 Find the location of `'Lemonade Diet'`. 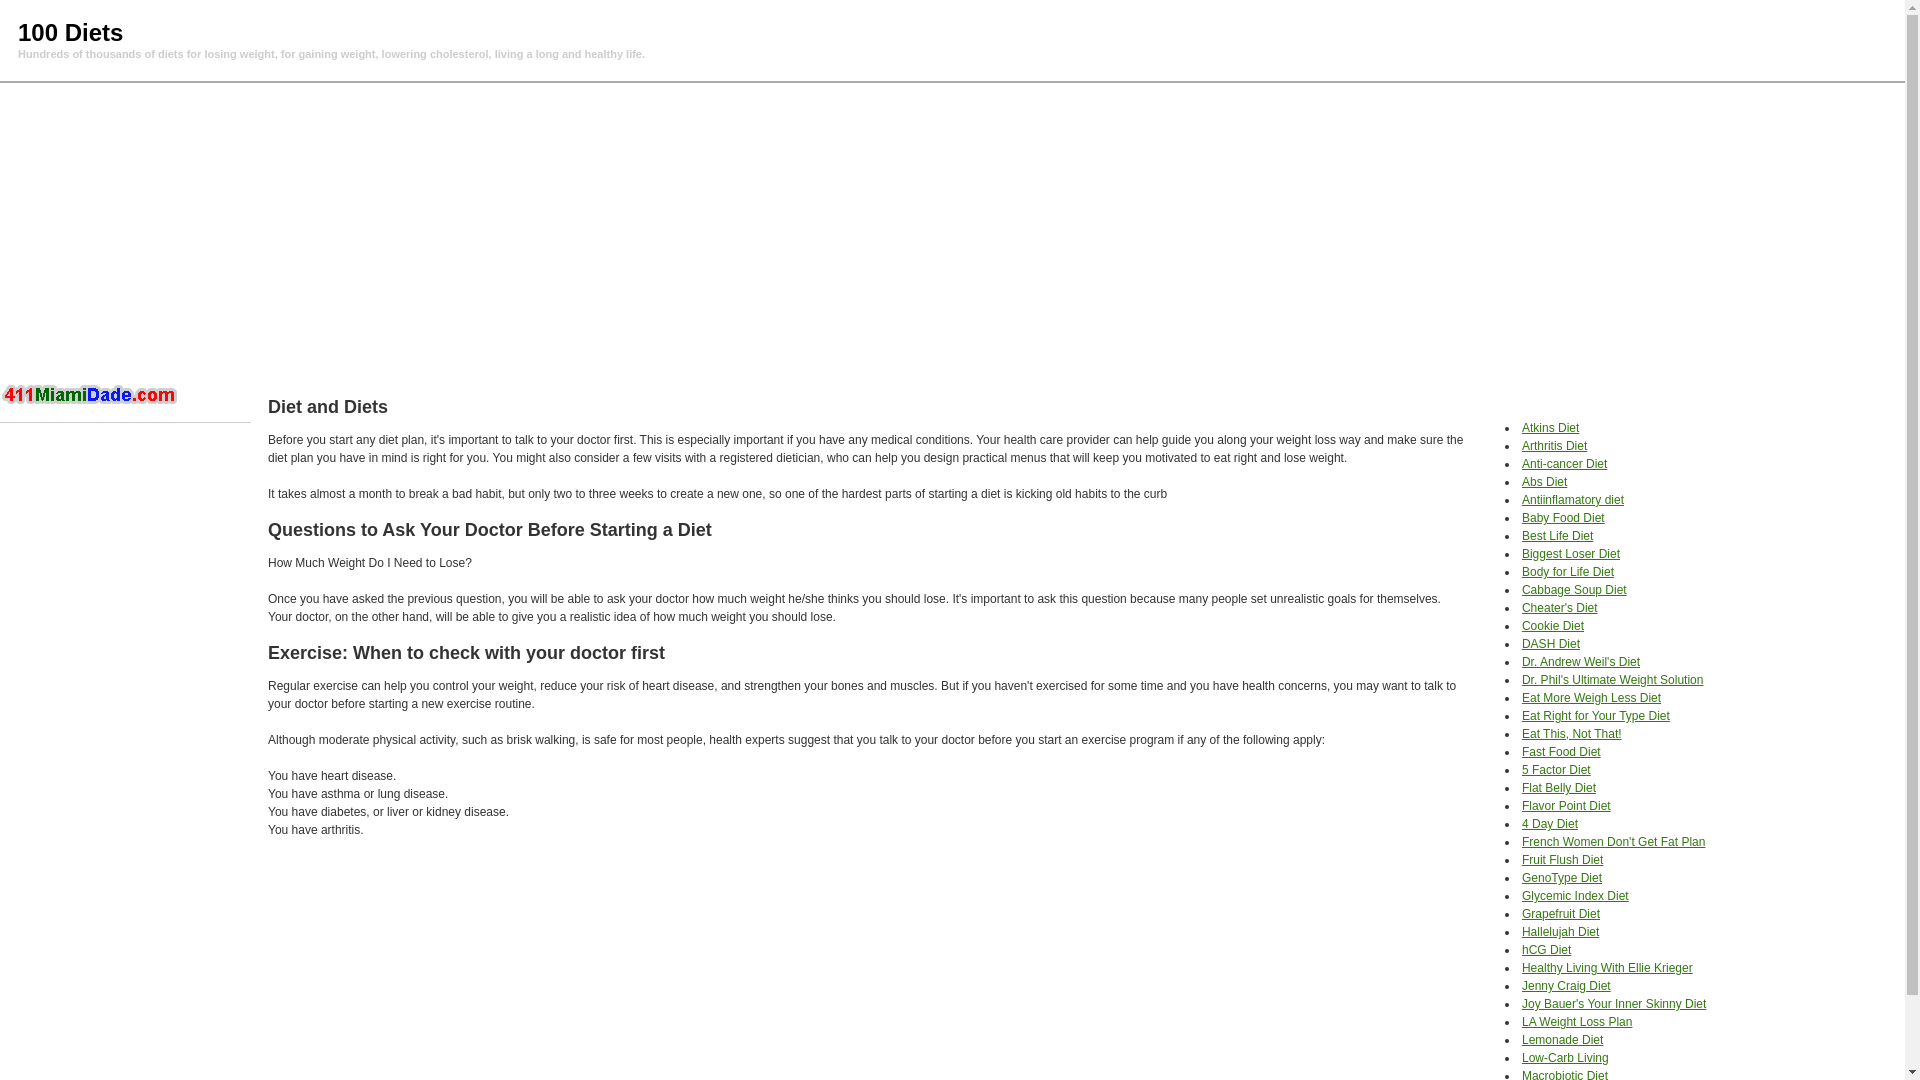

'Lemonade Diet' is located at coordinates (1561, 1039).